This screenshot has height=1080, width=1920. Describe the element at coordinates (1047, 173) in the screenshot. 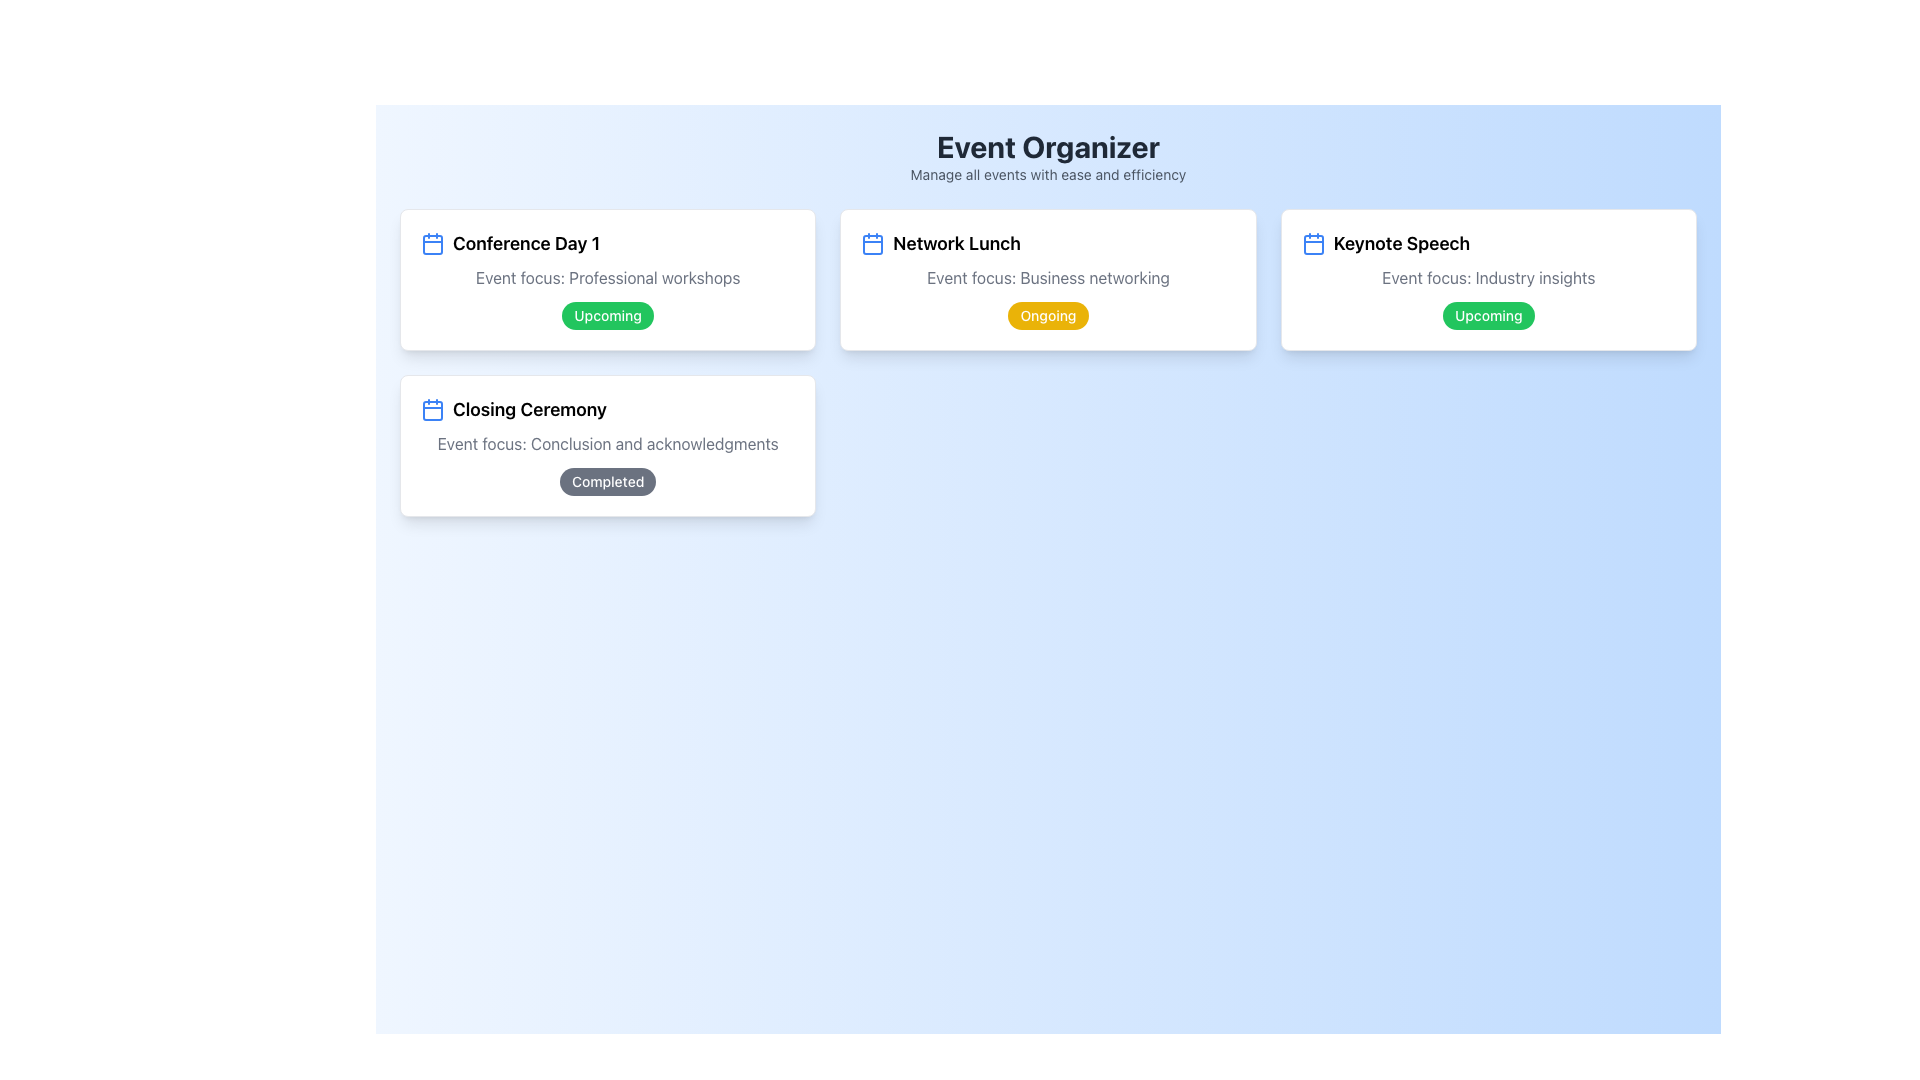

I see `the text that provides additional context about the 'Event Organizer' heading, which is centrally aligned below the title` at that location.